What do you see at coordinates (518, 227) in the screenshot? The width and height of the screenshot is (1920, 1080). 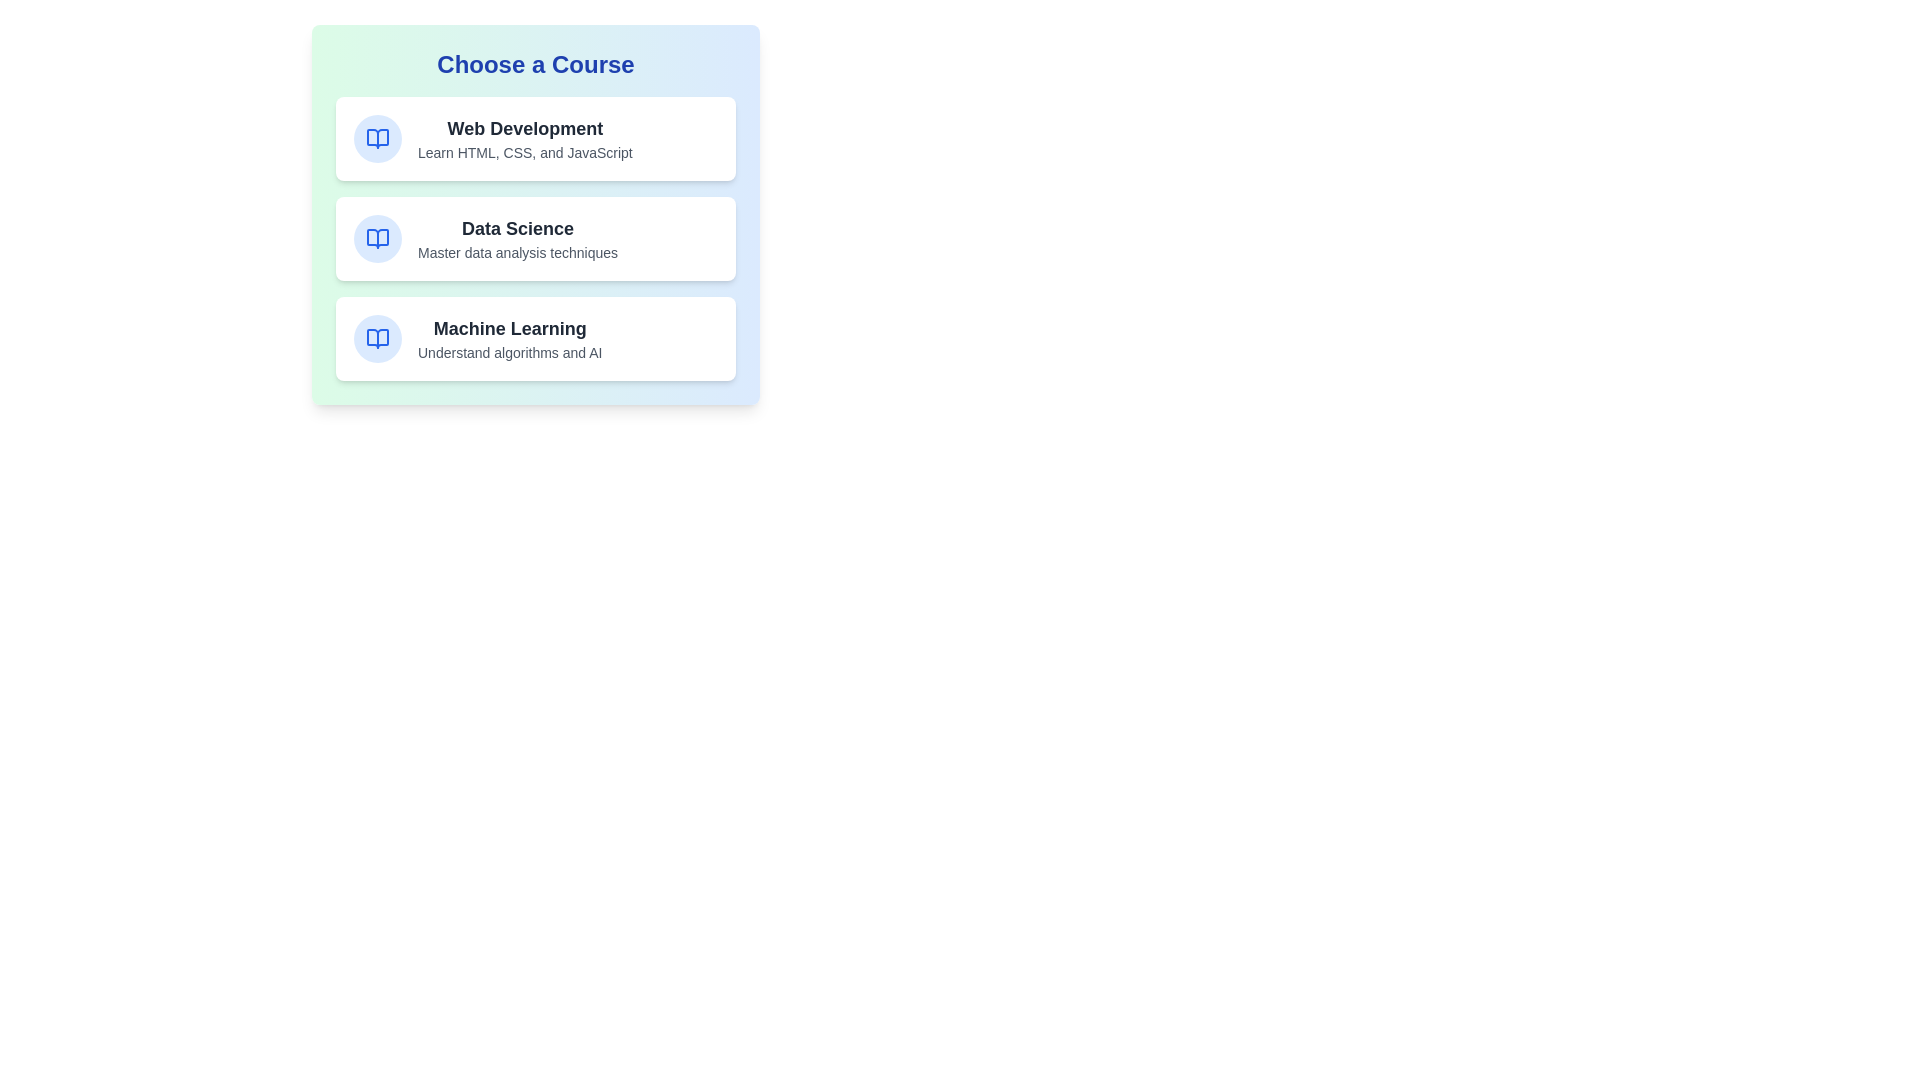 I see `the 'Data Science' label, which is prominently styled in bold and larger font size, positioned above the descriptive text in the center entry of a vertical list of course items` at bounding box center [518, 227].